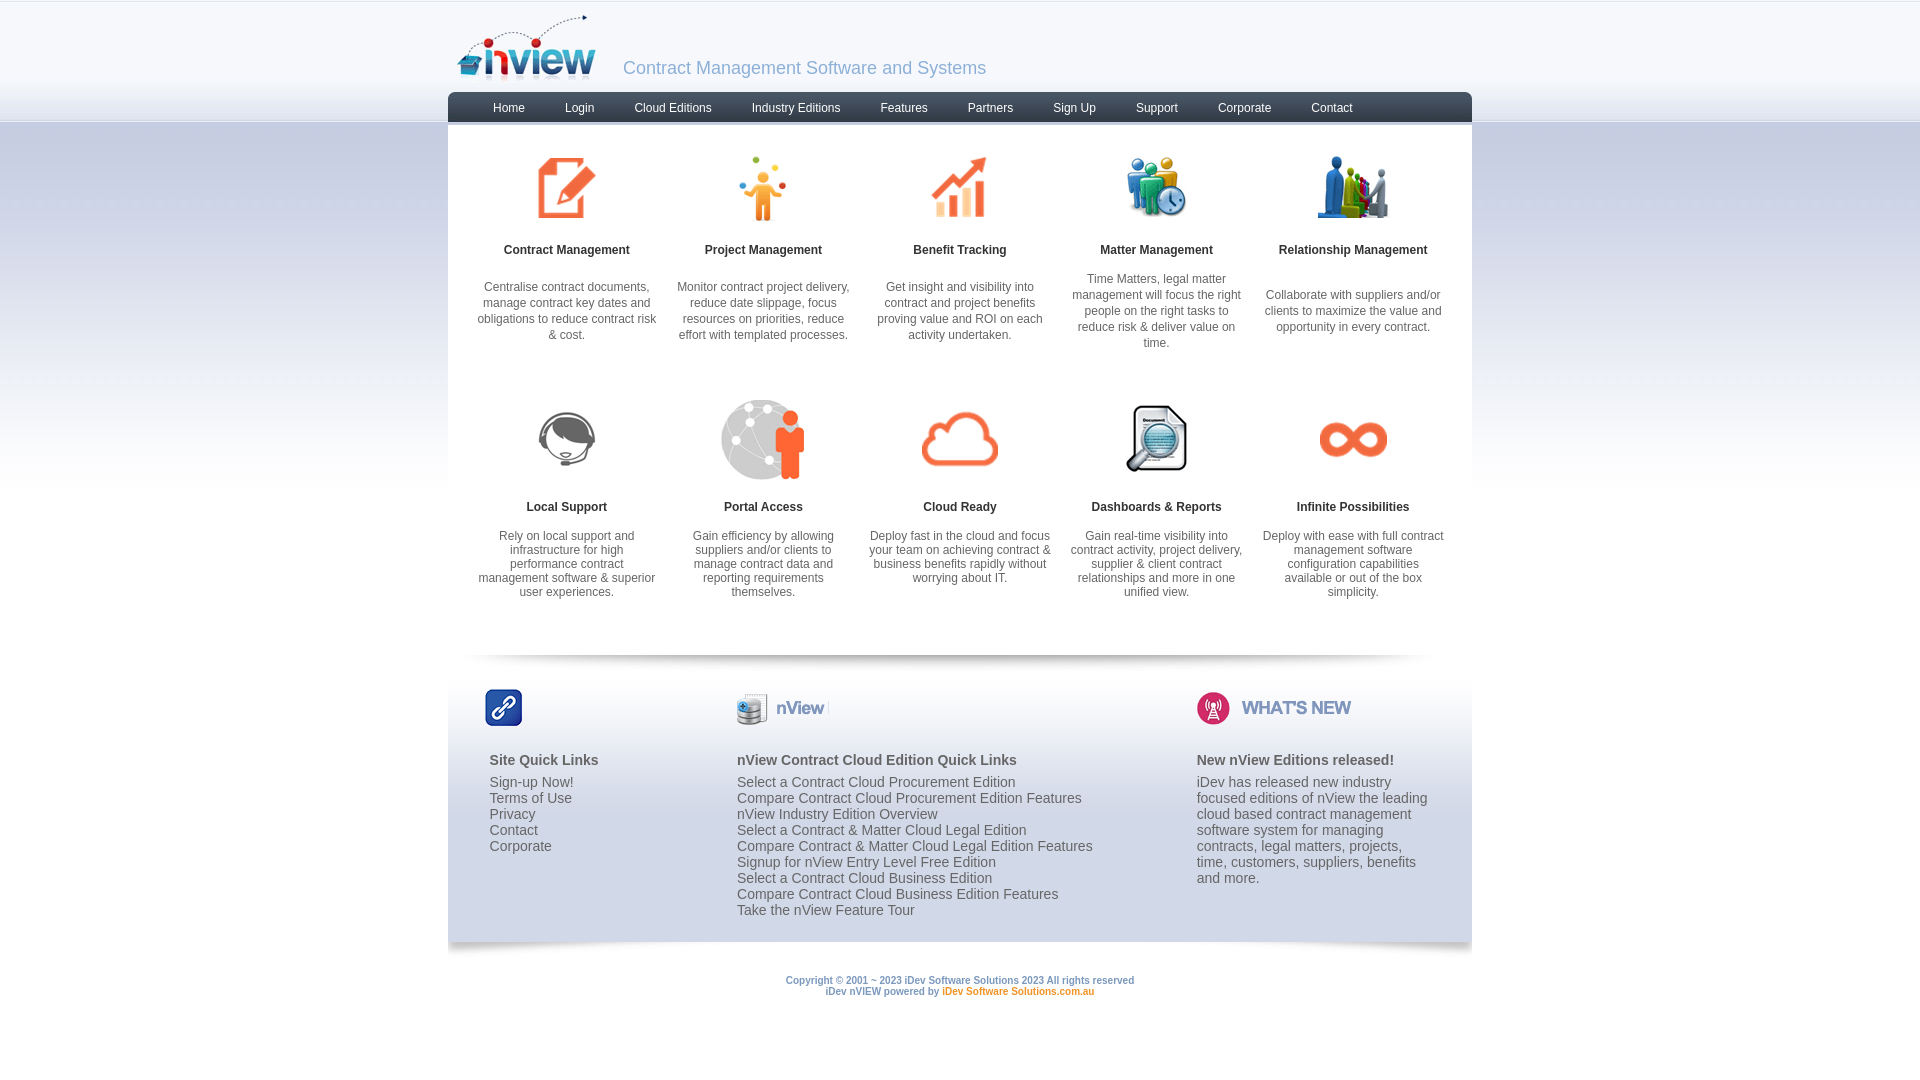 Image resolution: width=1920 pixels, height=1080 pixels. What do you see at coordinates (1321, 111) in the screenshot?
I see `'Contact'` at bounding box center [1321, 111].